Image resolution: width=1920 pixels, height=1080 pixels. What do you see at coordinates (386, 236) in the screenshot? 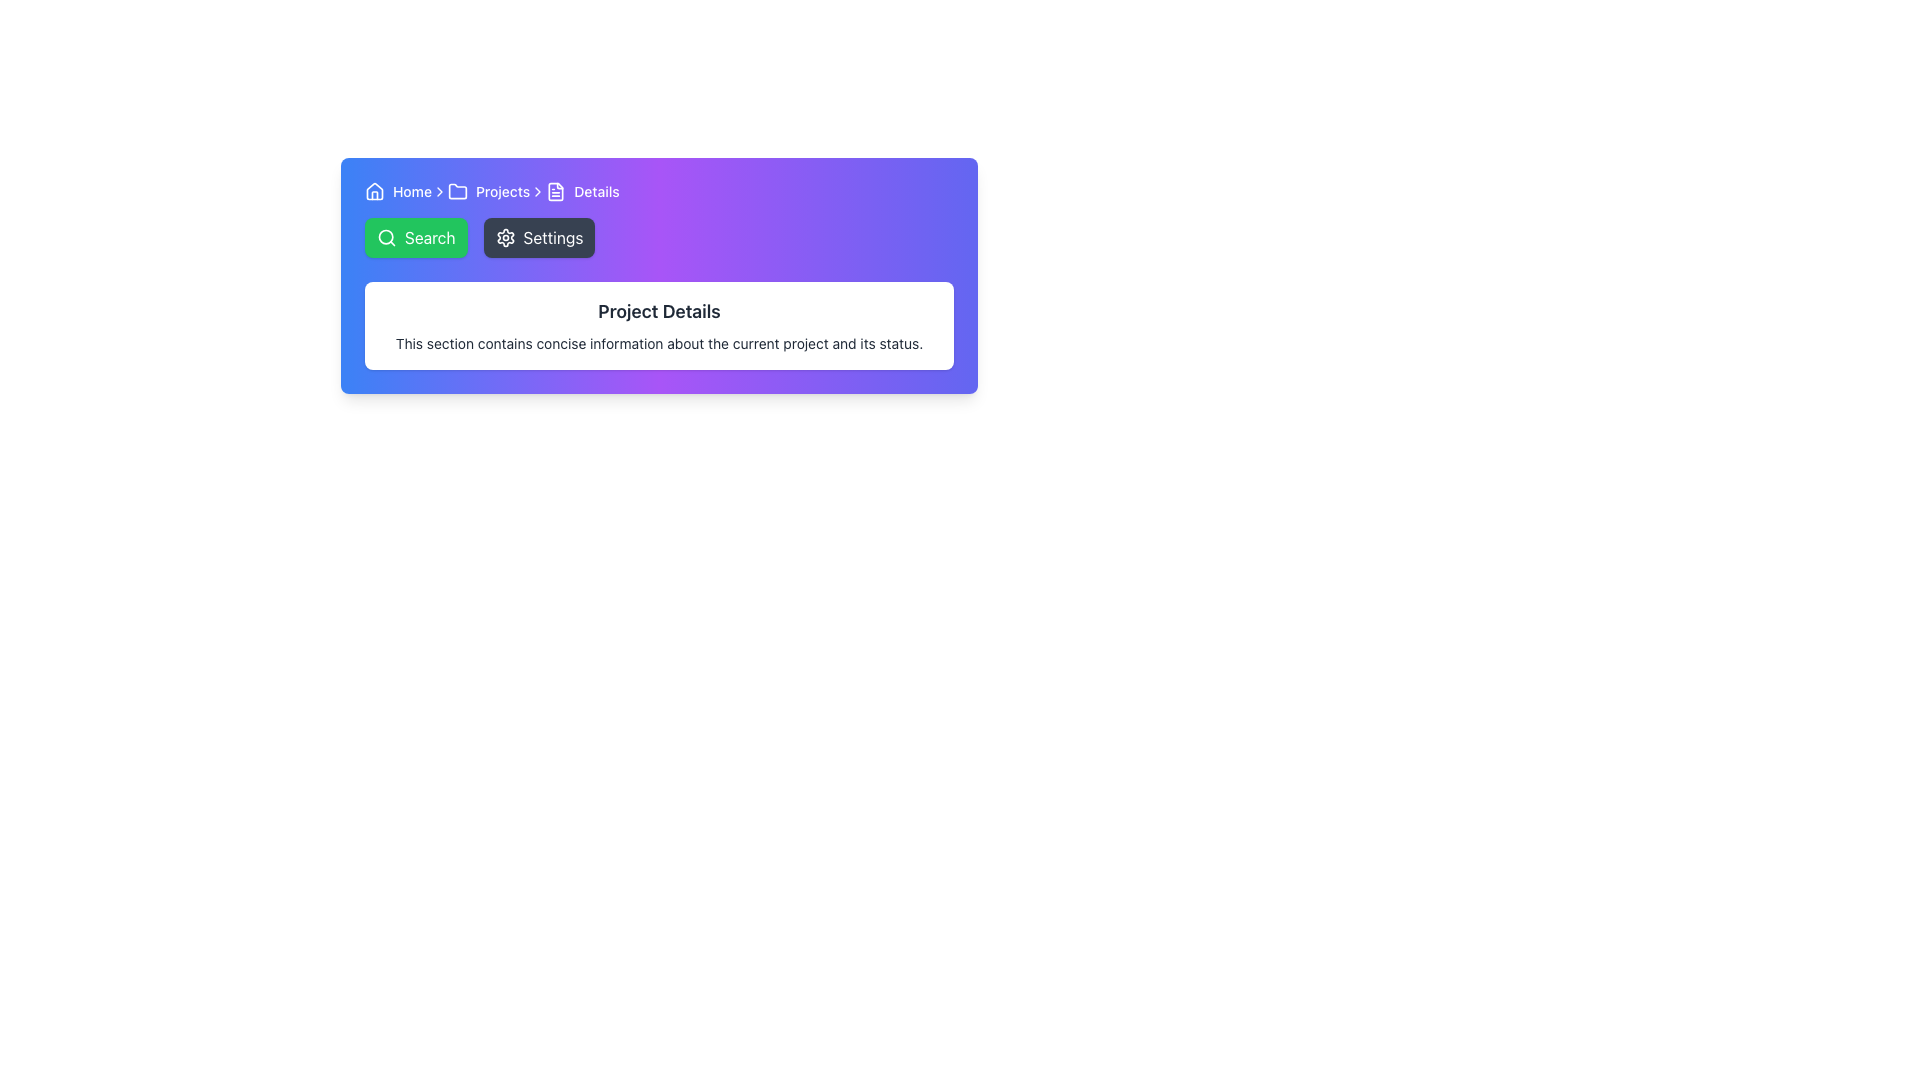
I see `properties of the SVG Circle located within the search button, positioned near the top left of the interface next to the Settings button` at bounding box center [386, 236].